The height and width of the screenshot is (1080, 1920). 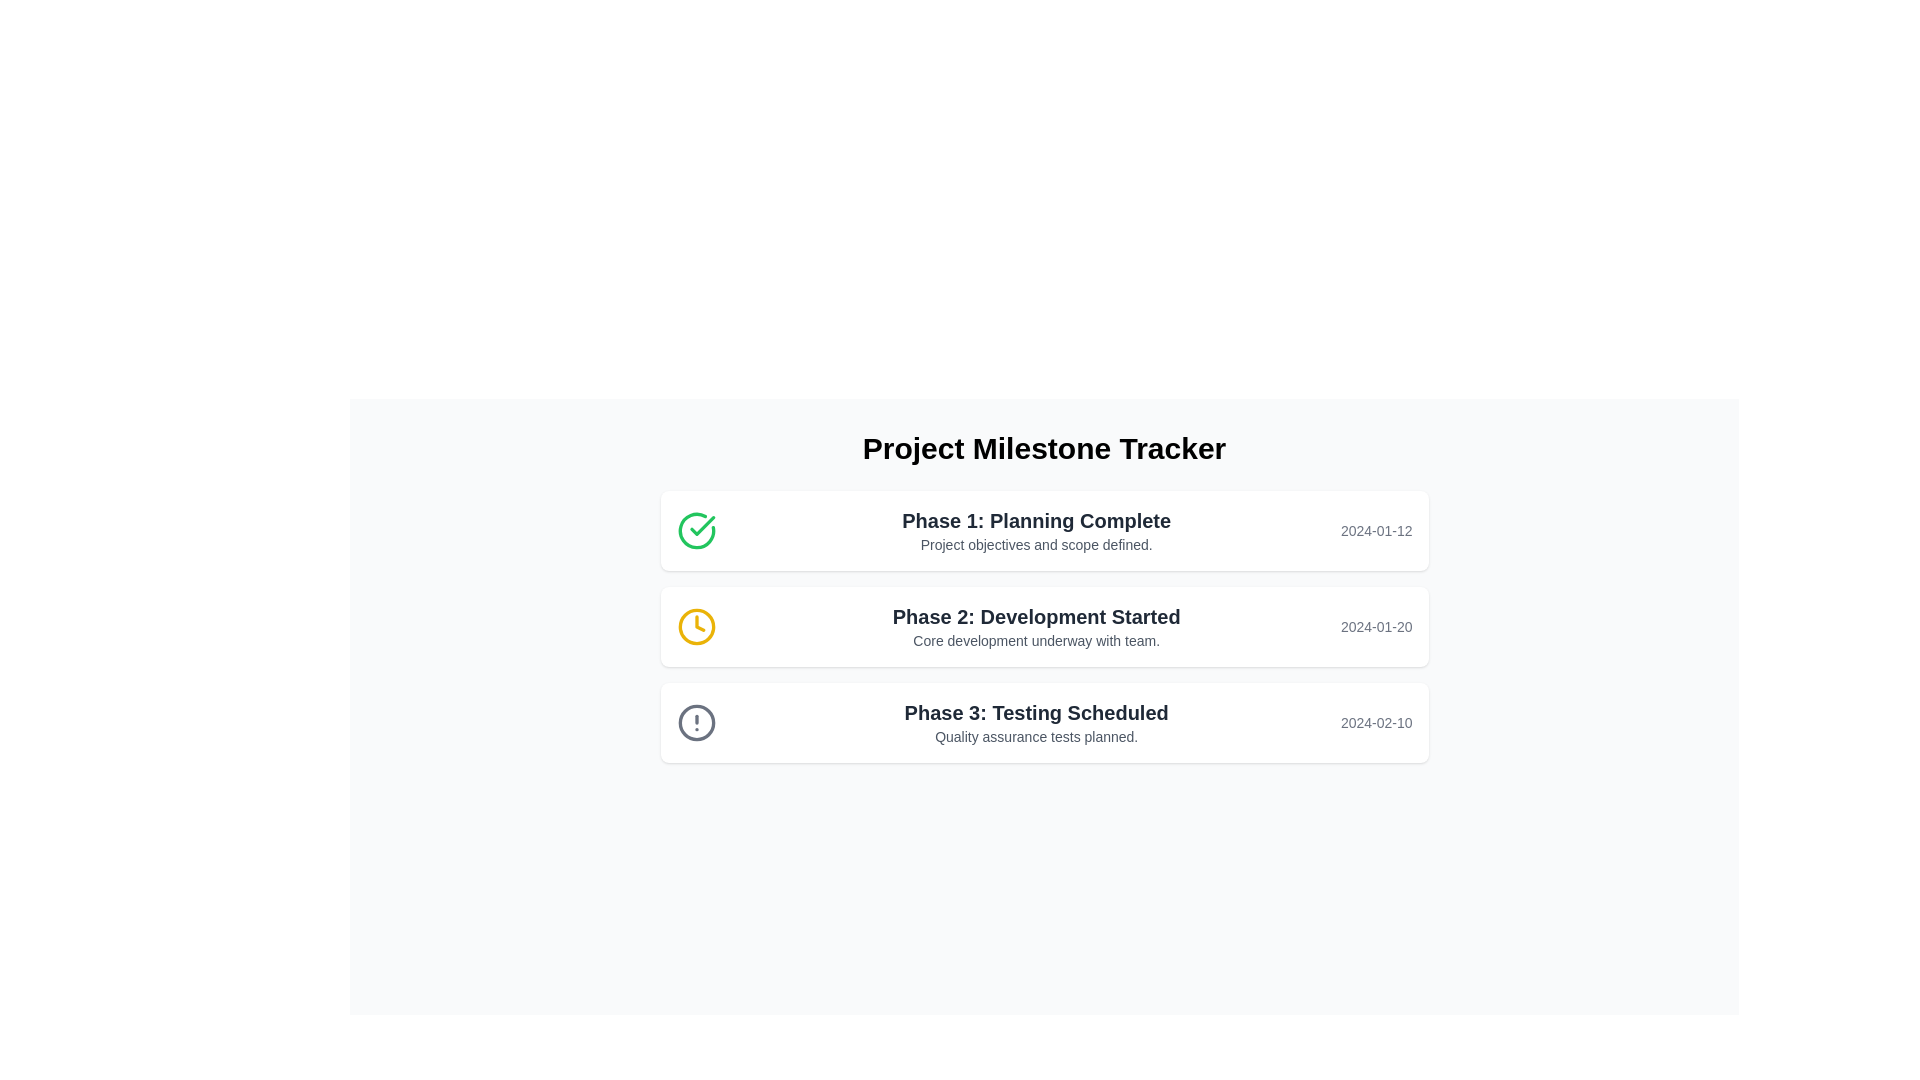 What do you see at coordinates (696, 530) in the screenshot?
I see `the green circular icon with a checkmark indicating approval for 'Phase 1: Planning Complete', located at the beginning of the card` at bounding box center [696, 530].